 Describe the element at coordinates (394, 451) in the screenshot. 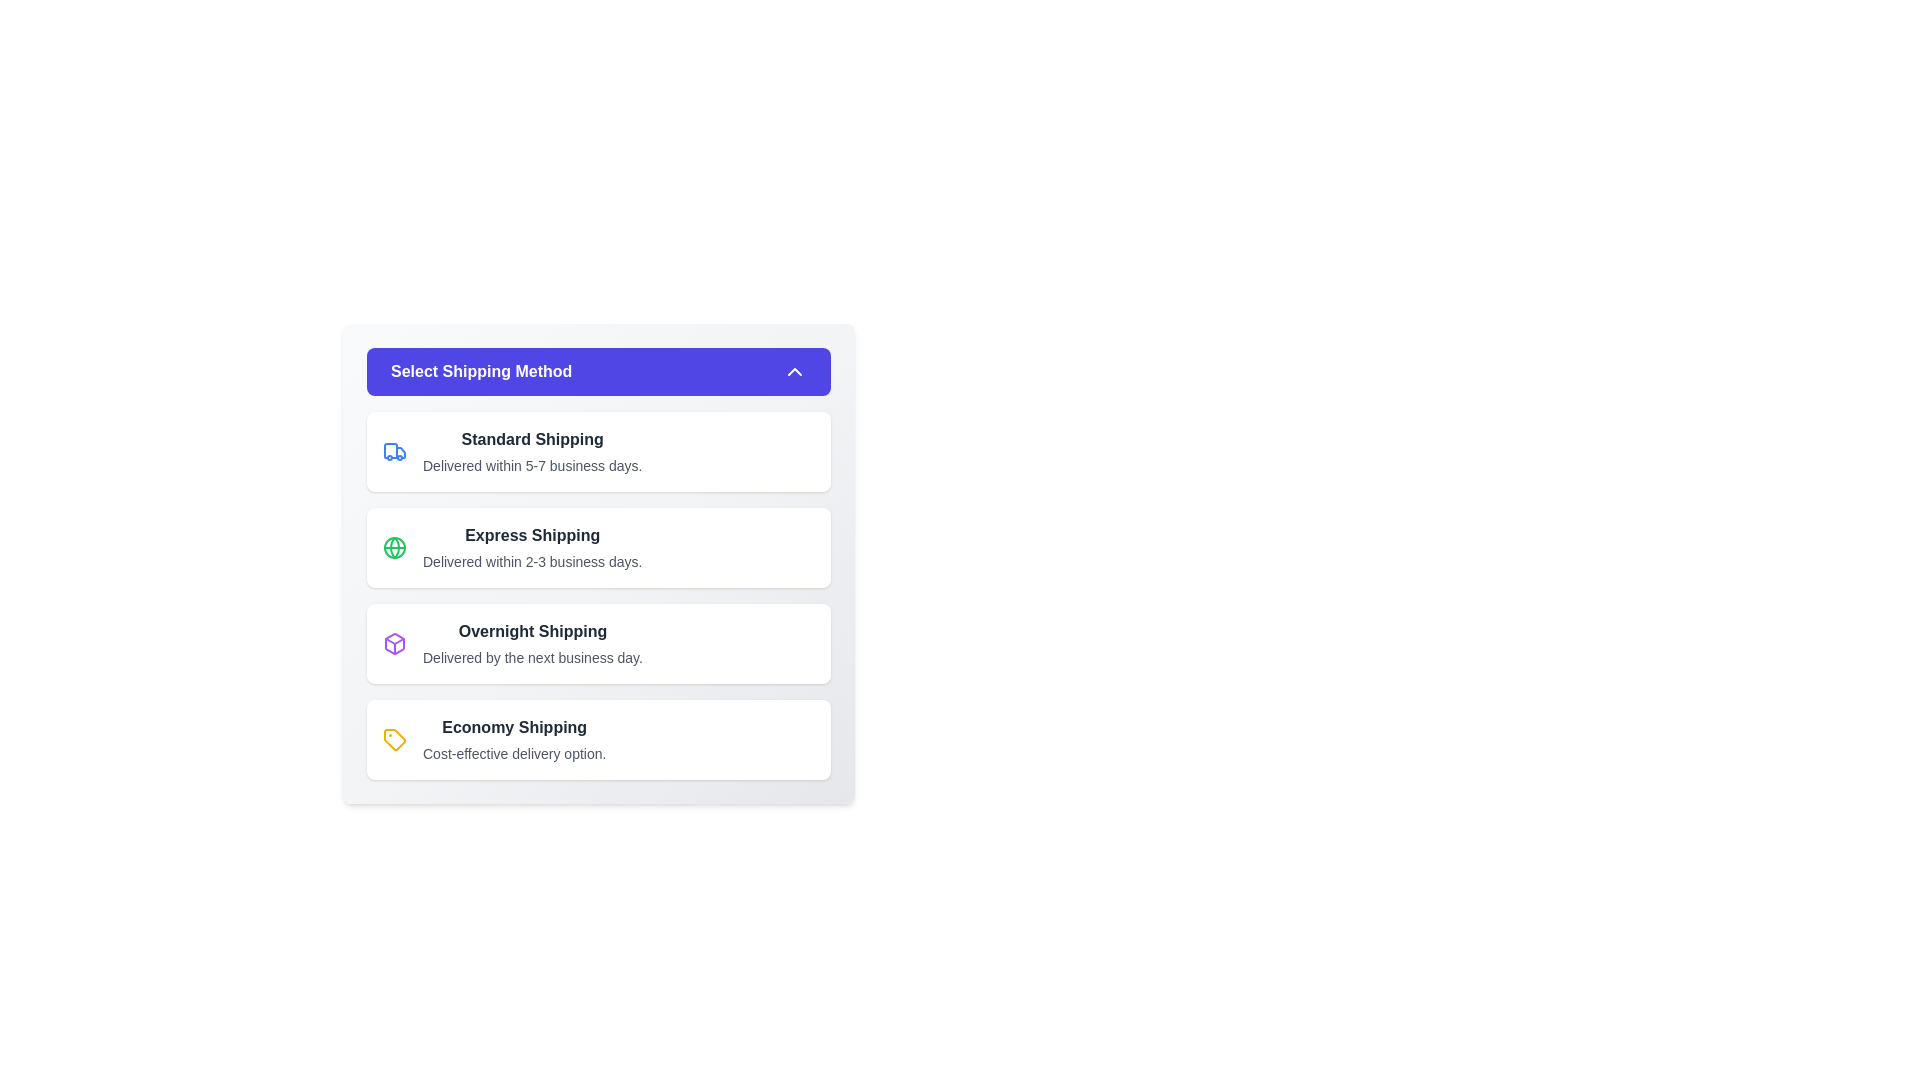

I see `the 'Standard Shipping' icon located at the top-left corner of the 'Standard Shipping' option, which serves as a visual indicator for delivery logistics` at that location.